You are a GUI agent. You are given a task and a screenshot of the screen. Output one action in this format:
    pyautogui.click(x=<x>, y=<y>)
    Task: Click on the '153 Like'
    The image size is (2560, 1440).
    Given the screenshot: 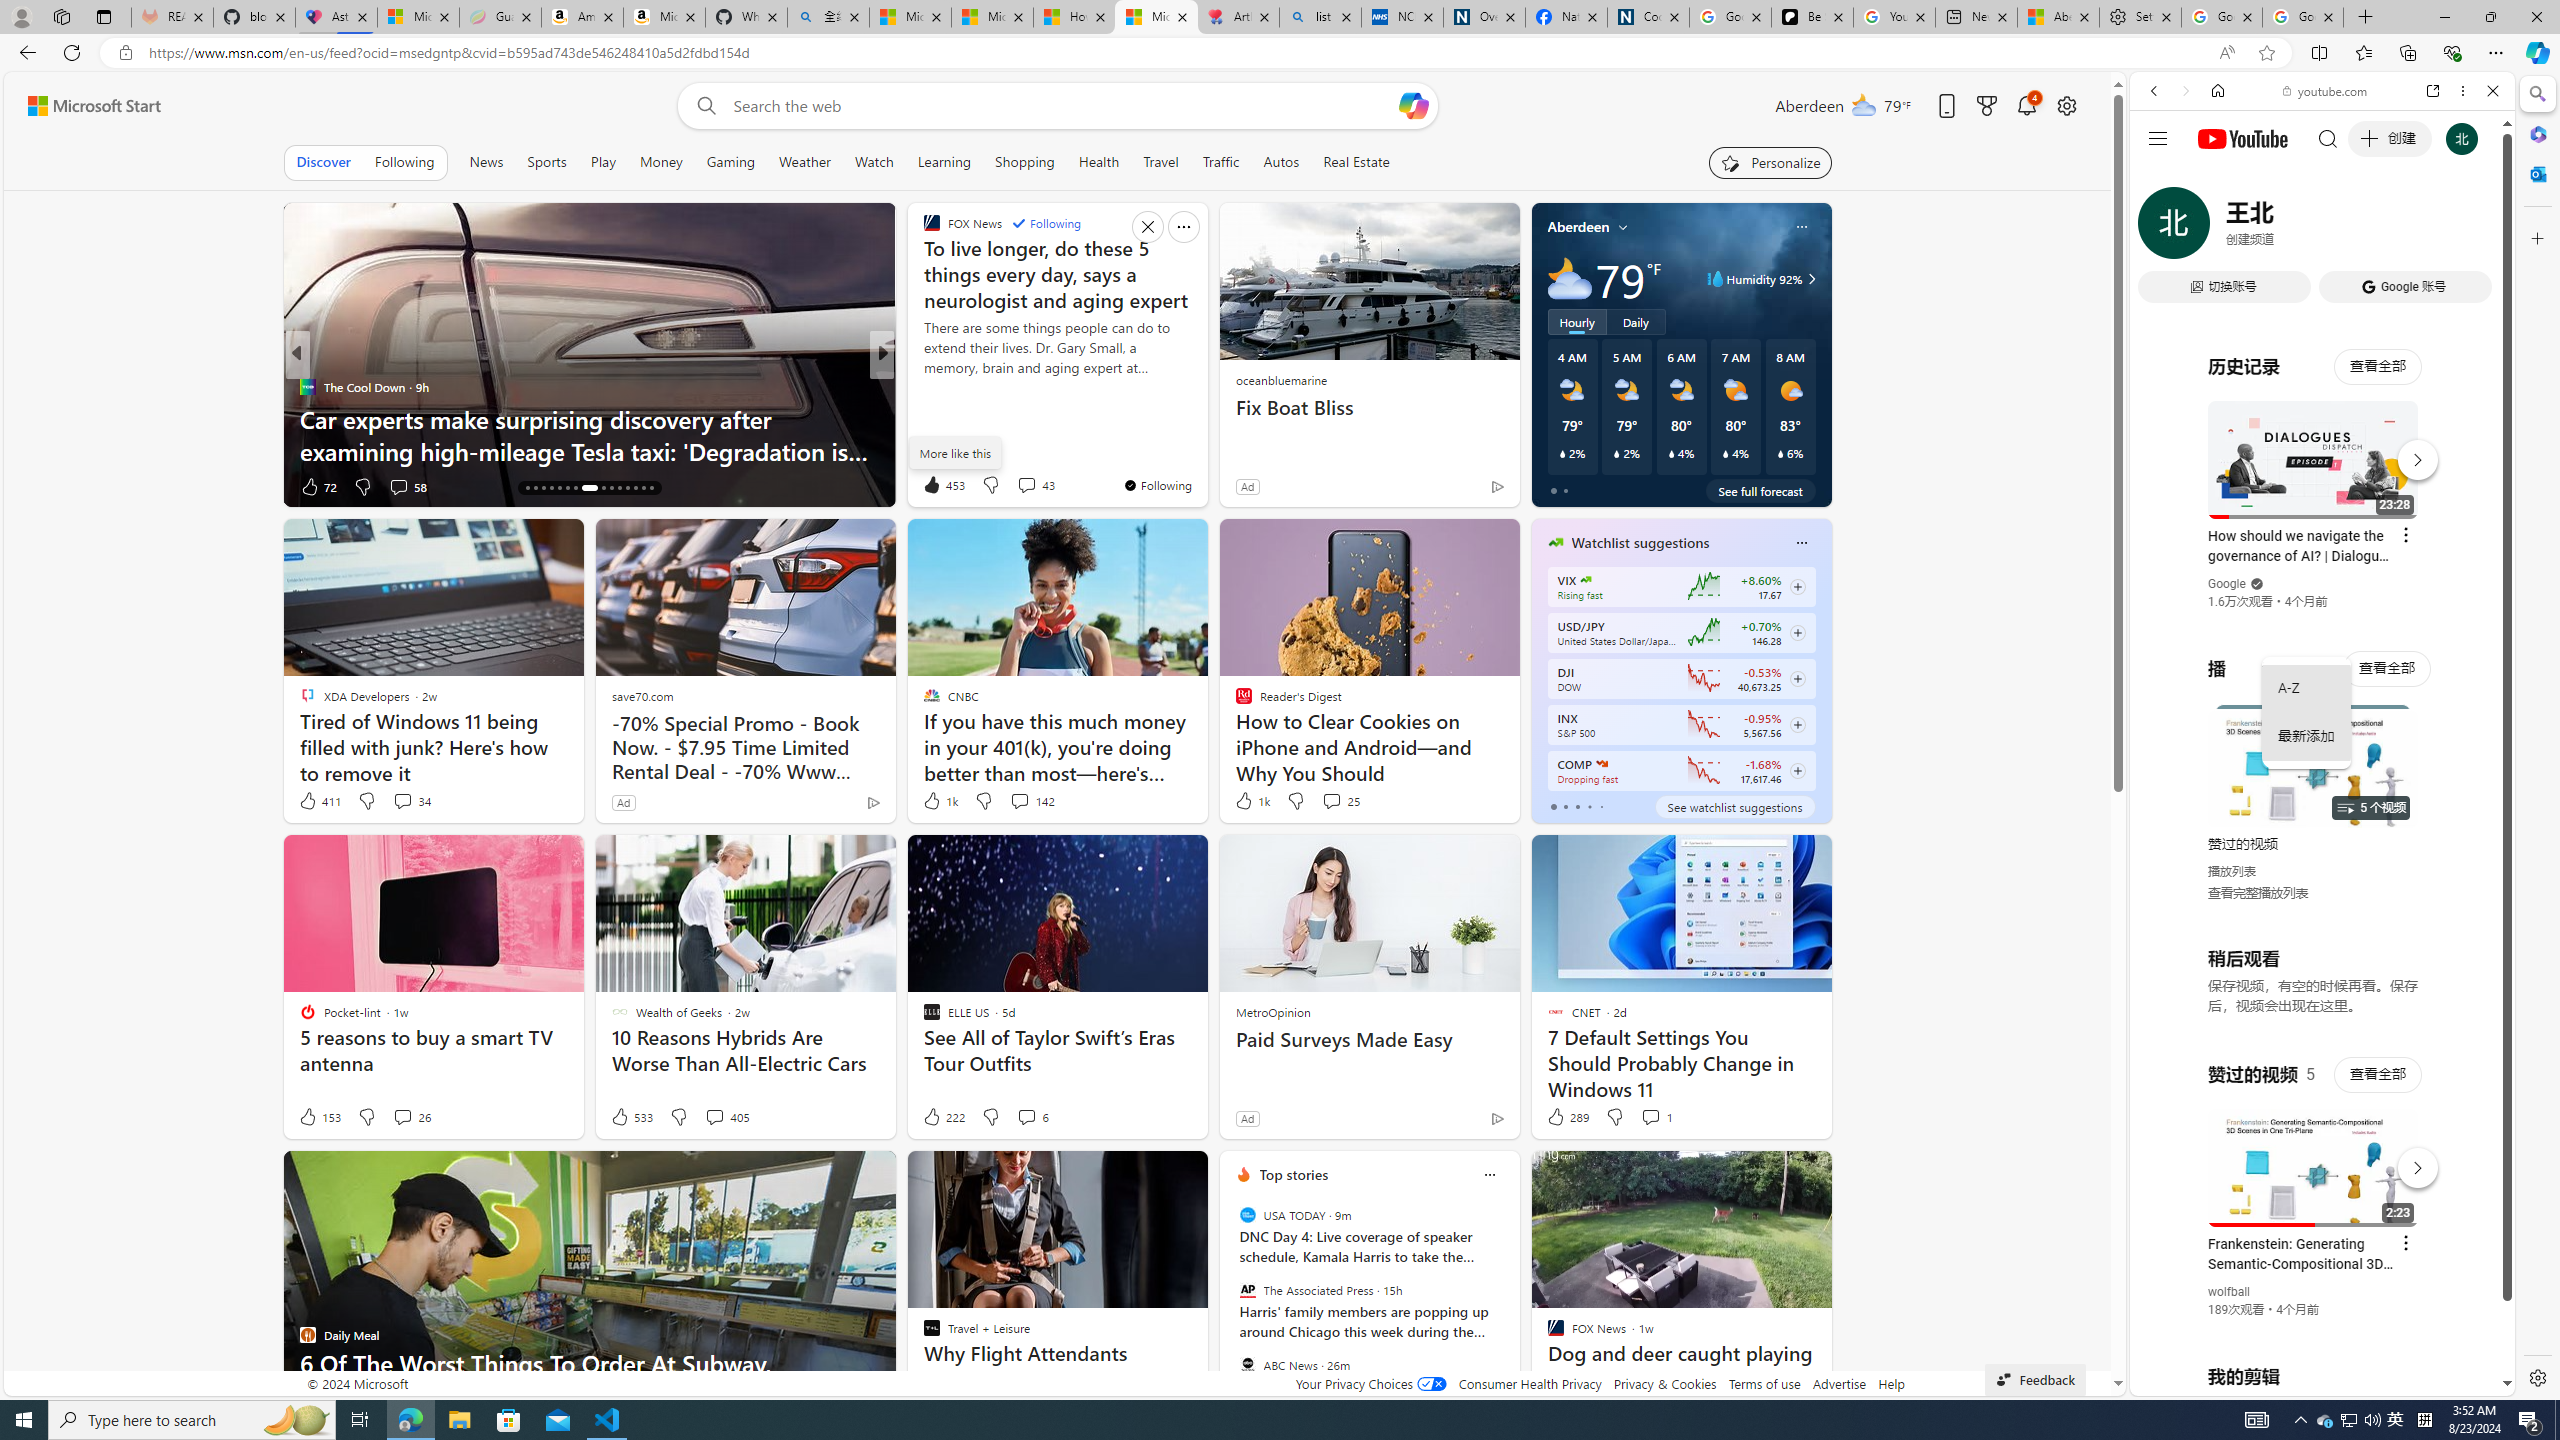 What is the action you would take?
    pyautogui.click(x=317, y=1115)
    